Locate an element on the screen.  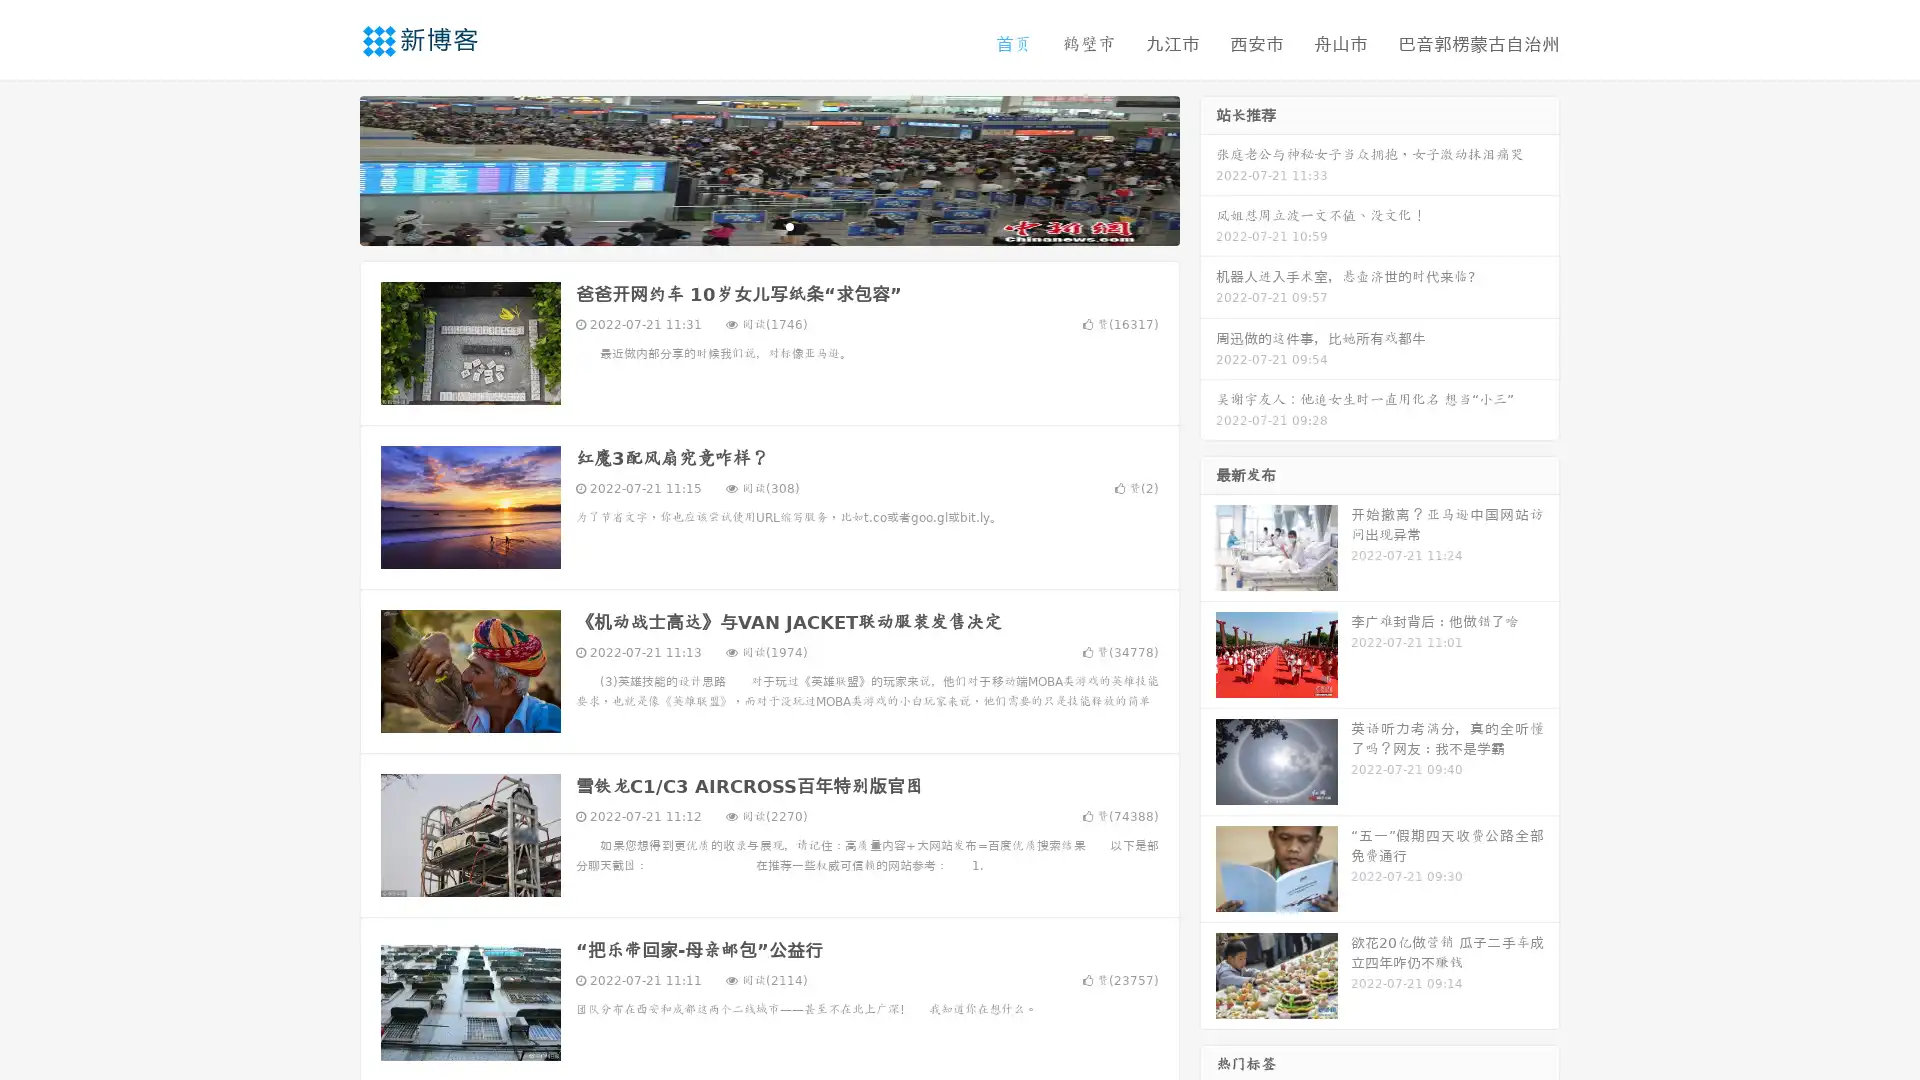
Go to slide 2 is located at coordinates (768, 225).